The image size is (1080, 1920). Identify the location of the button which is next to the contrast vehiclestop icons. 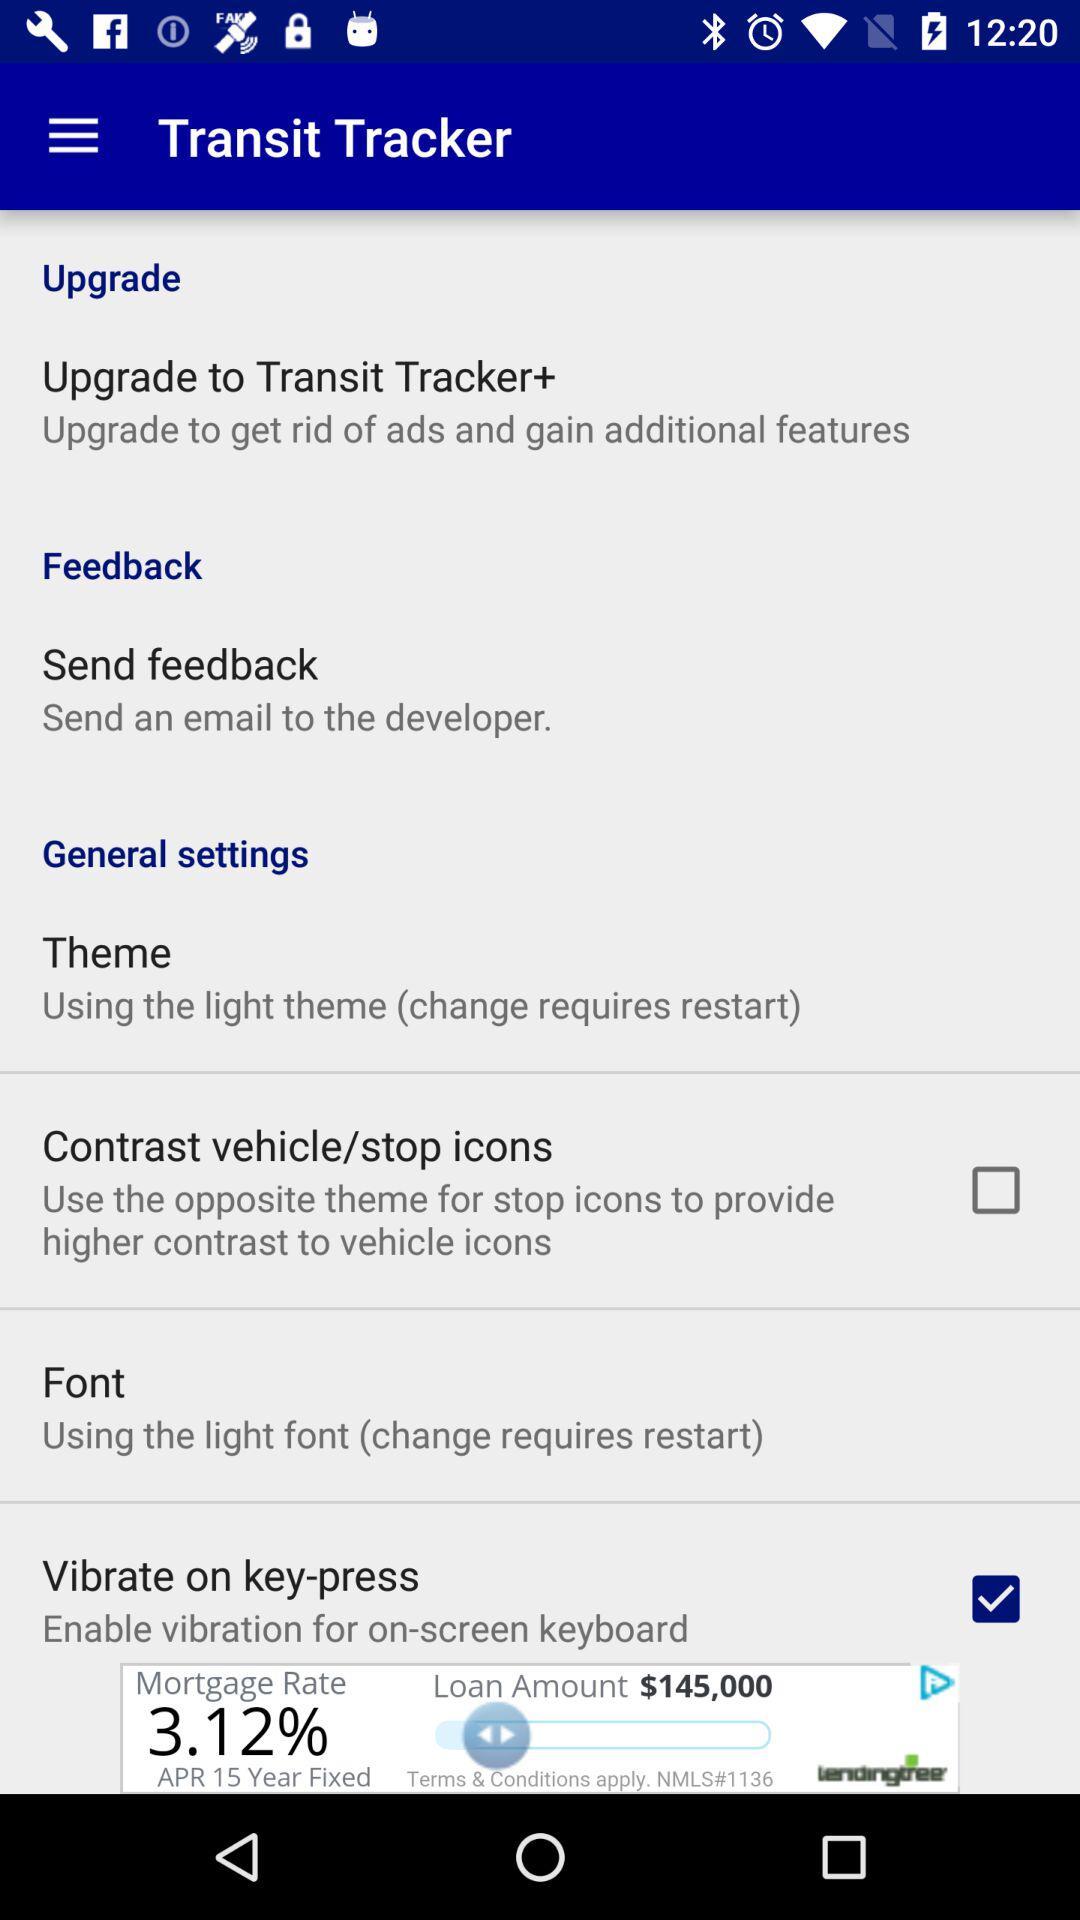
(995, 1190).